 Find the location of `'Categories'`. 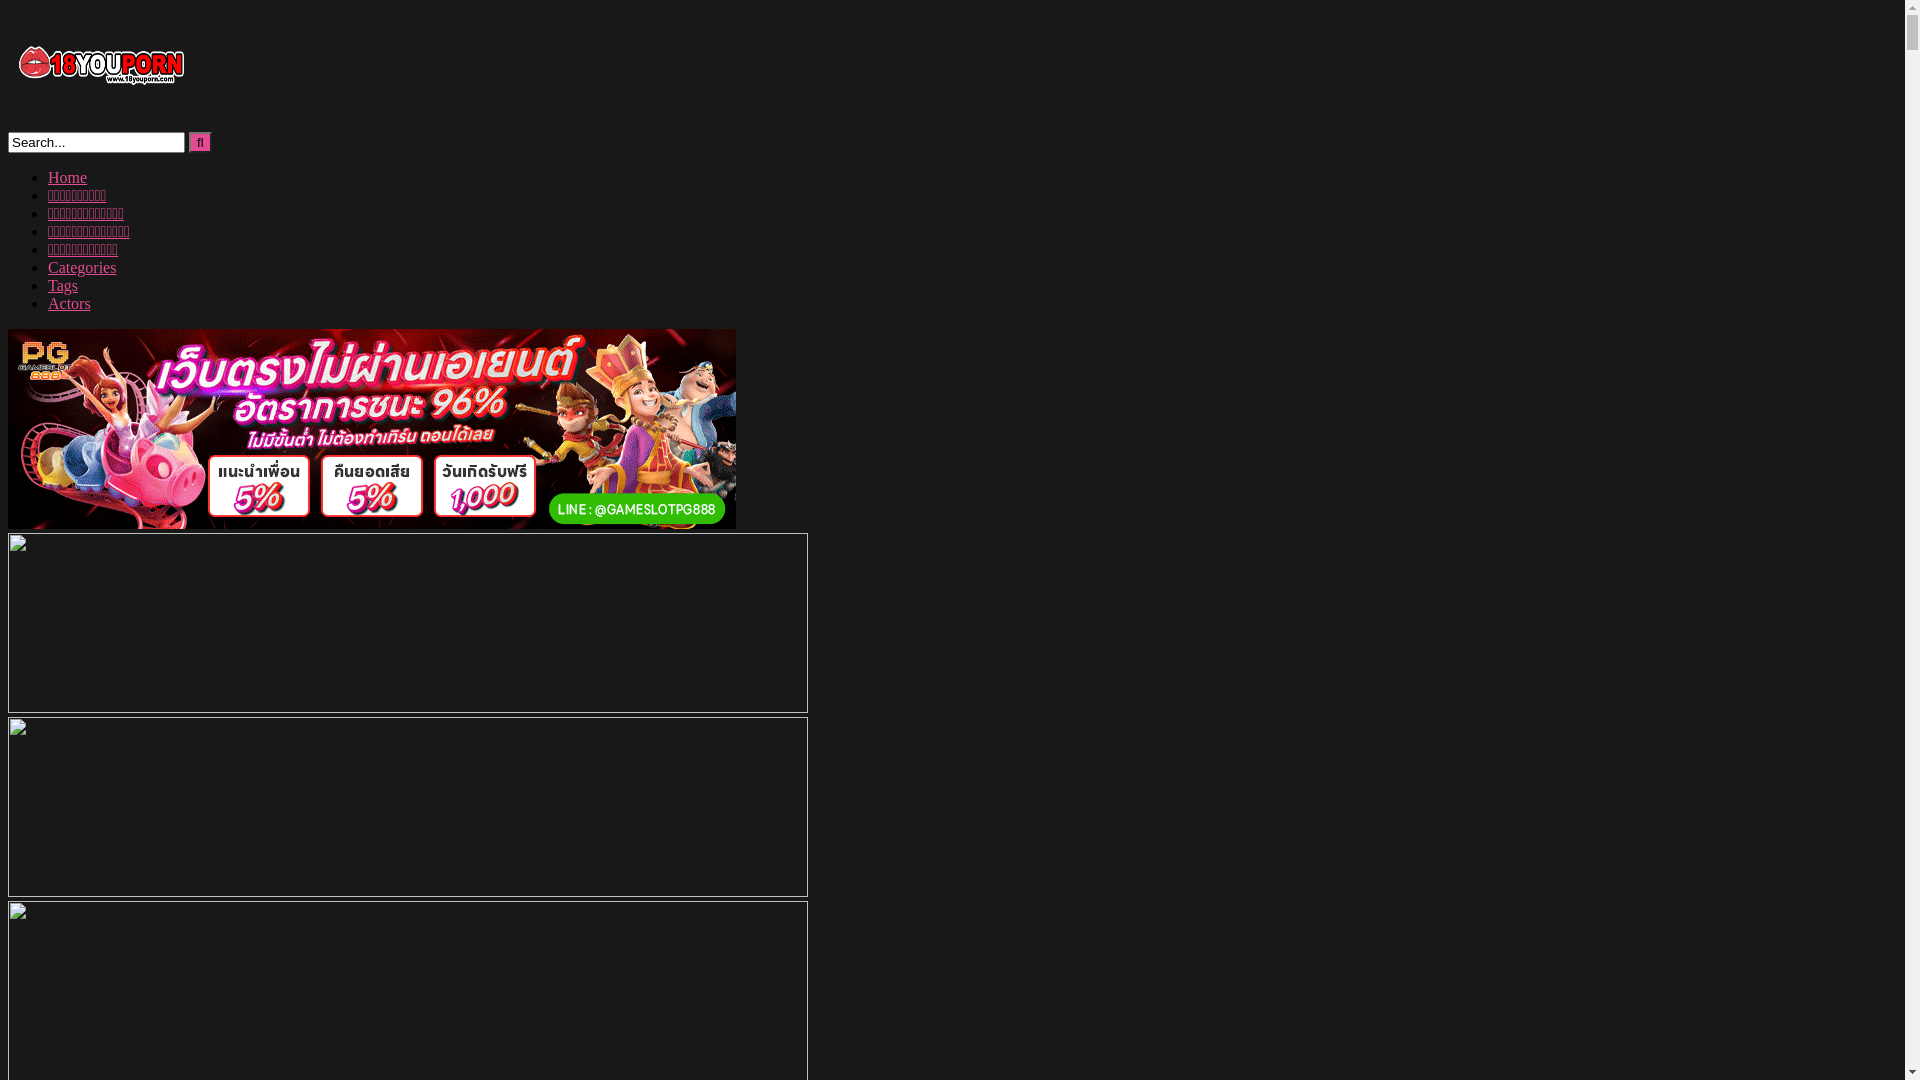

'Categories' is located at coordinates (80, 266).